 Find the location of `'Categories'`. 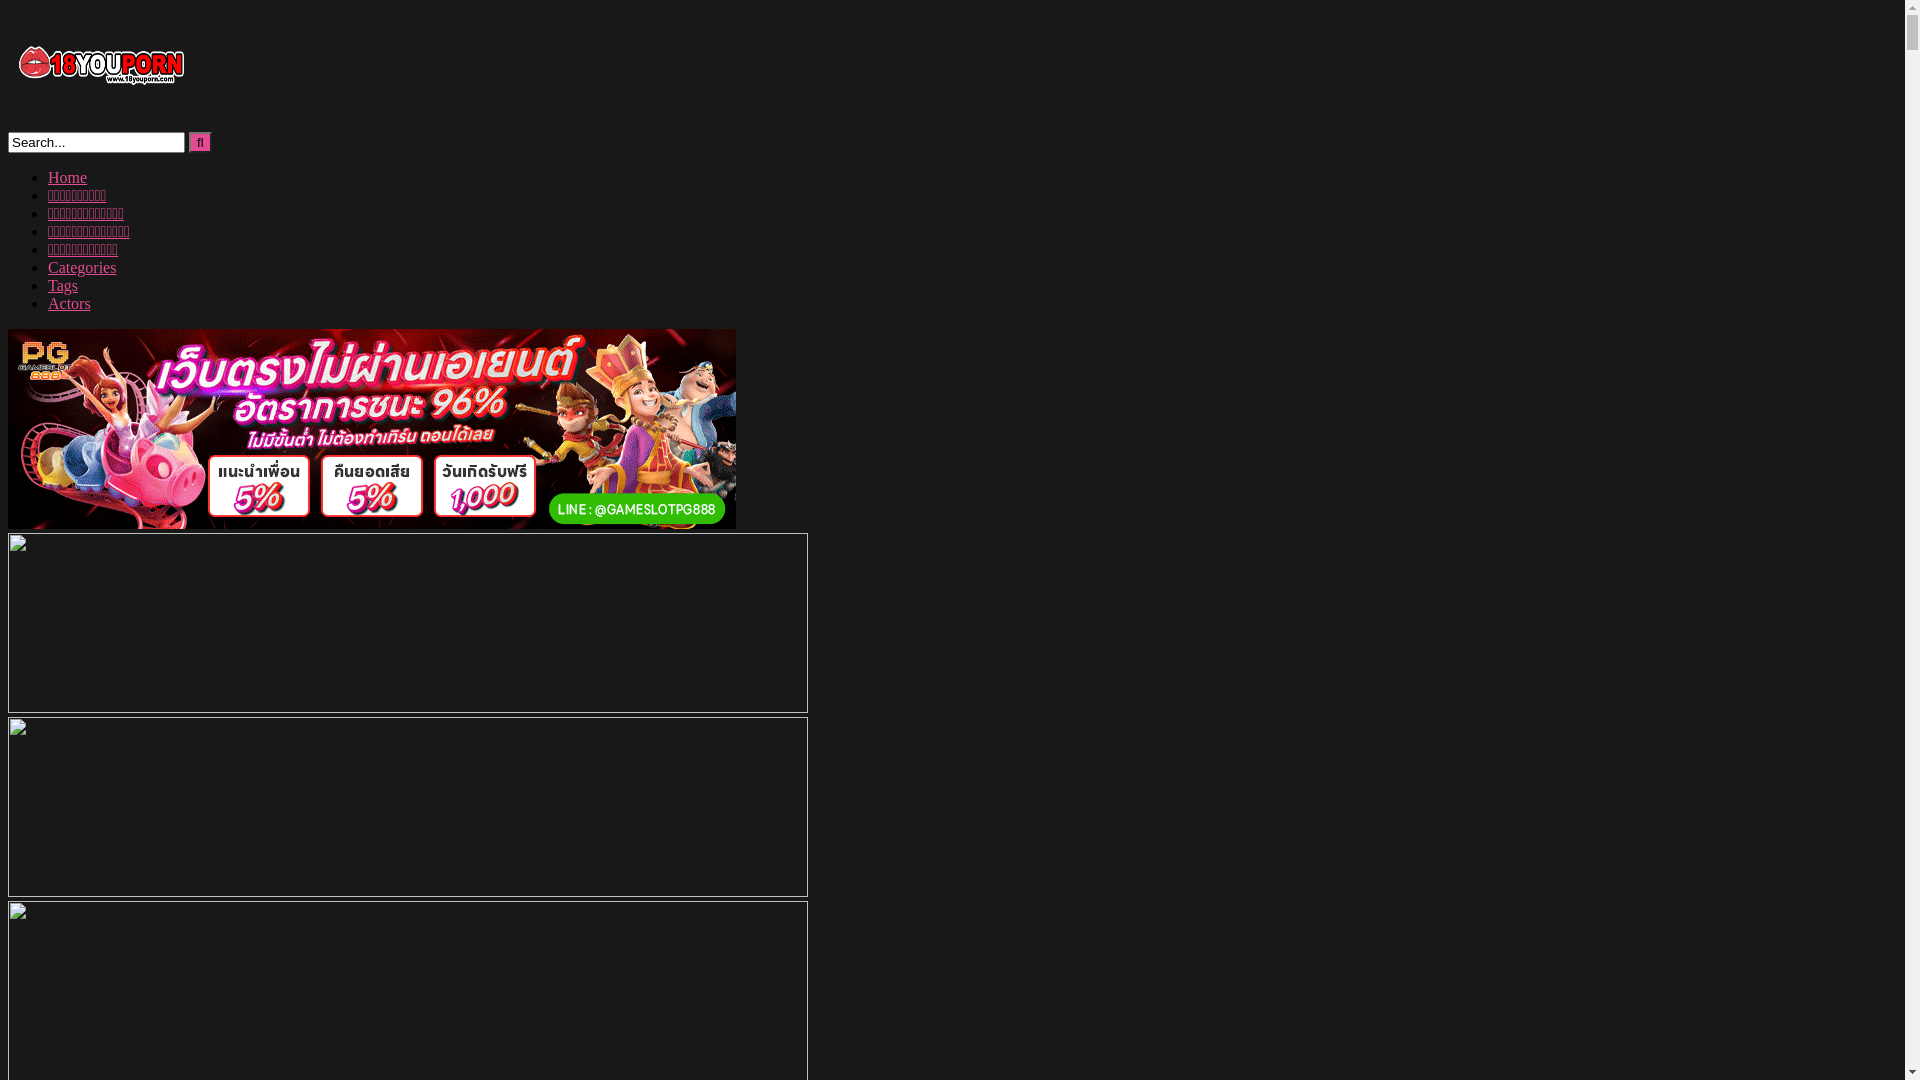

'Categories' is located at coordinates (80, 266).